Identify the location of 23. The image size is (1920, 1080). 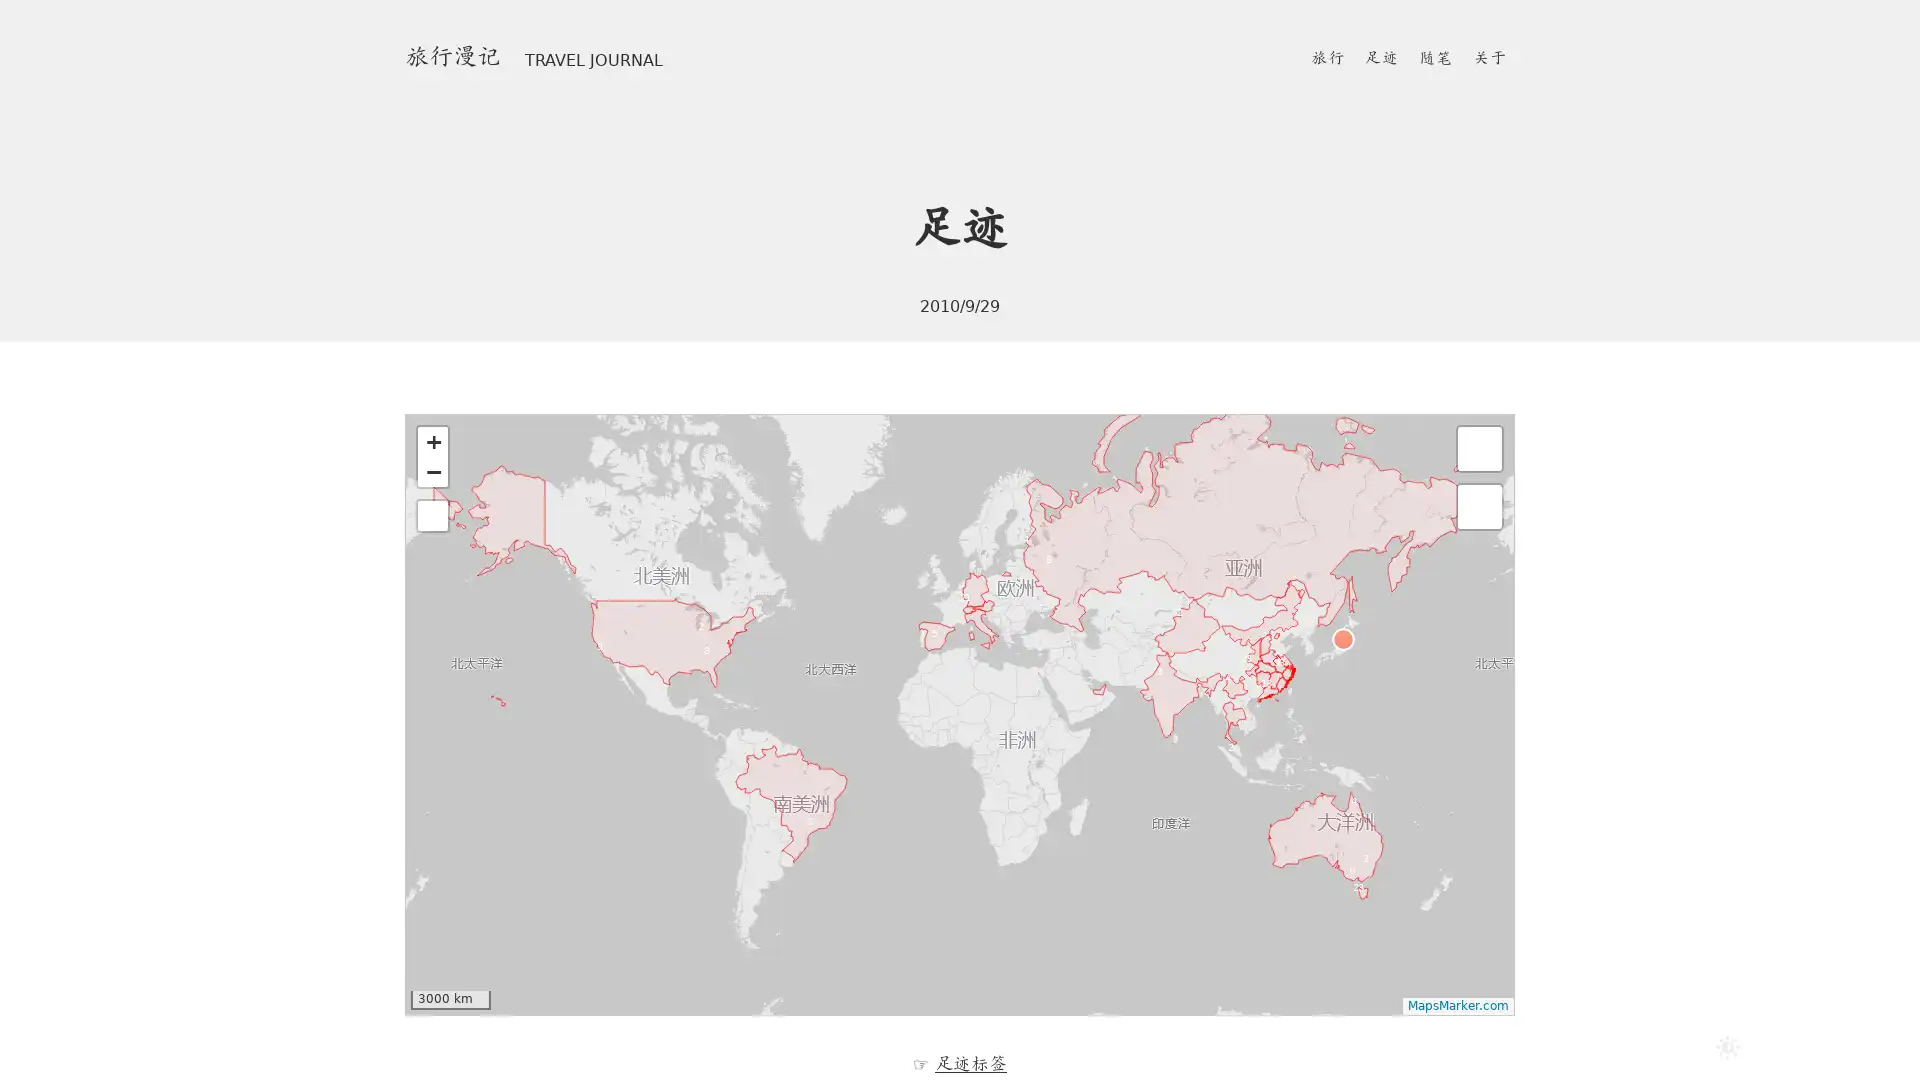
(1252, 664).